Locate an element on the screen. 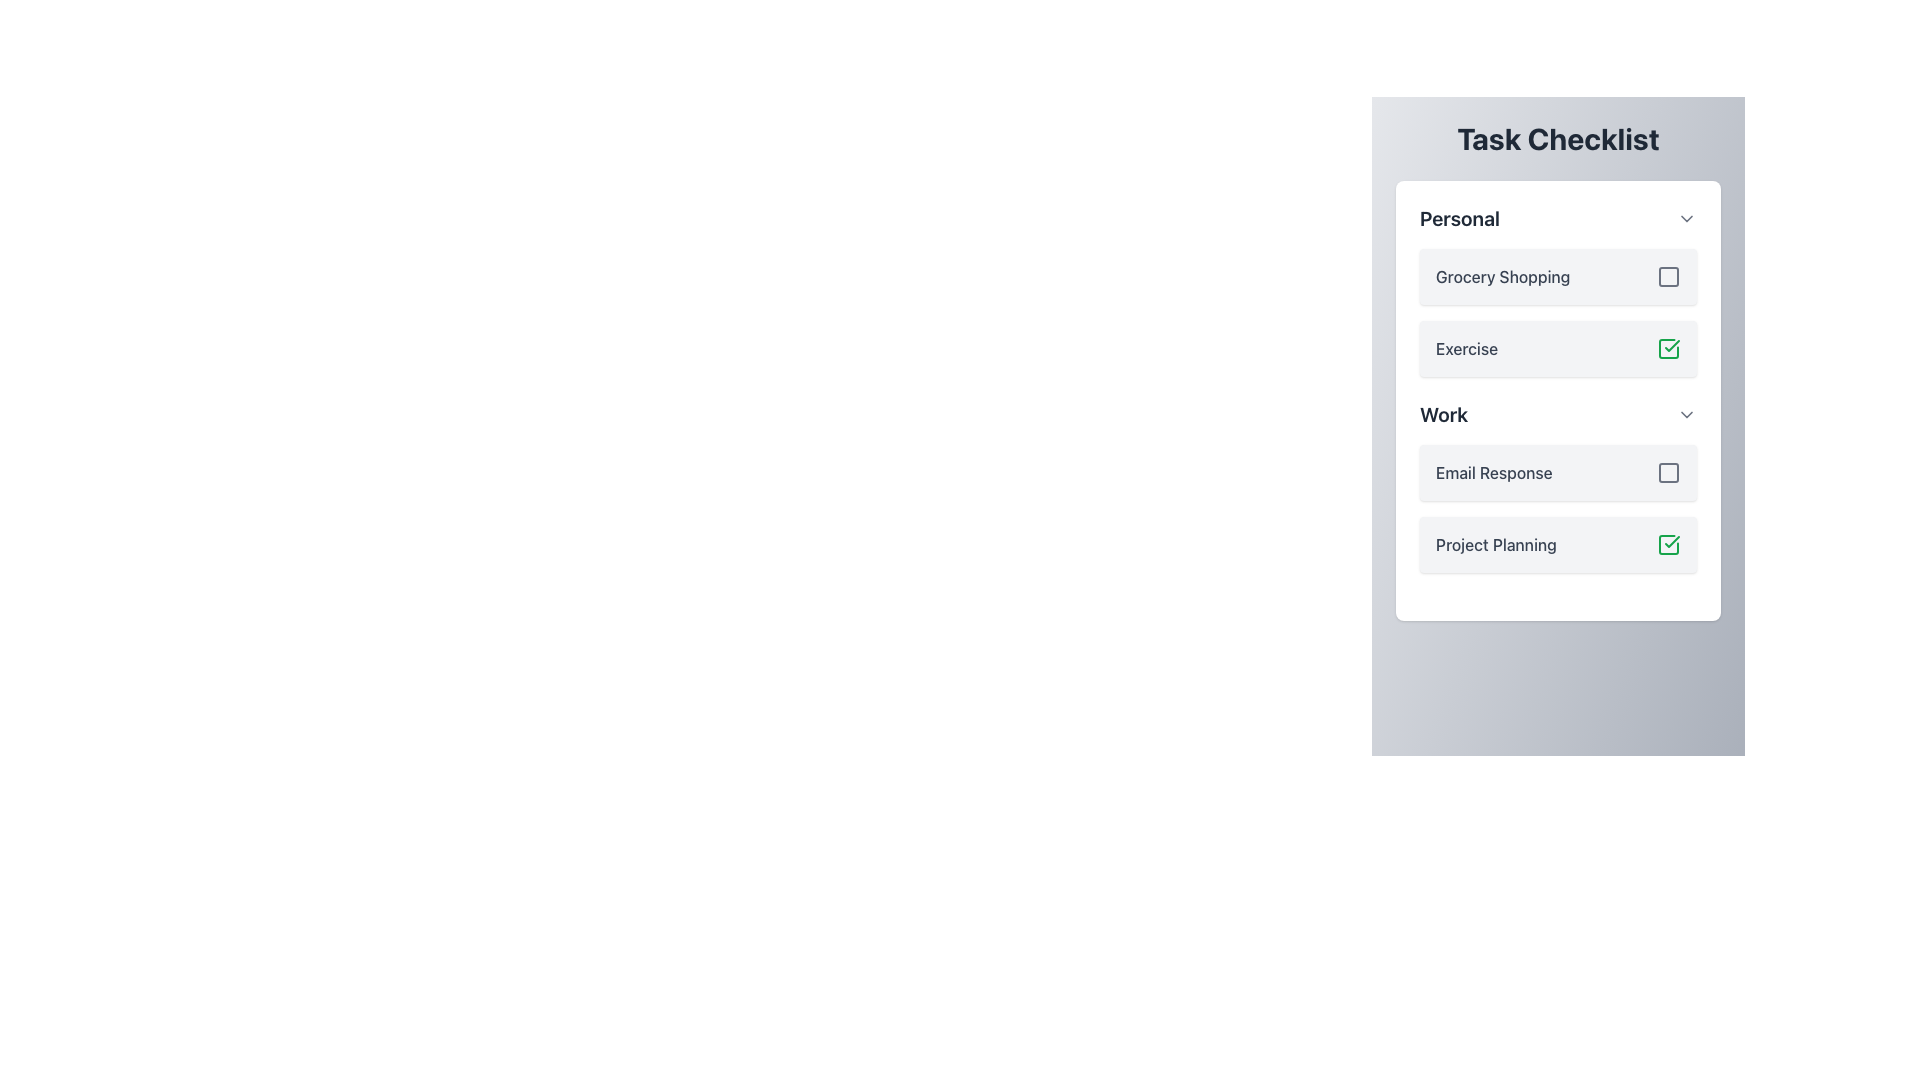 Image resolution: width=1920 pixels, height=1080 pixels. the center of the green checkbox icon located at the rightmost position of the 'Exercise' item in the 'Personal' section of the 'Task Checklist' is located at coordinates (1669, 347).